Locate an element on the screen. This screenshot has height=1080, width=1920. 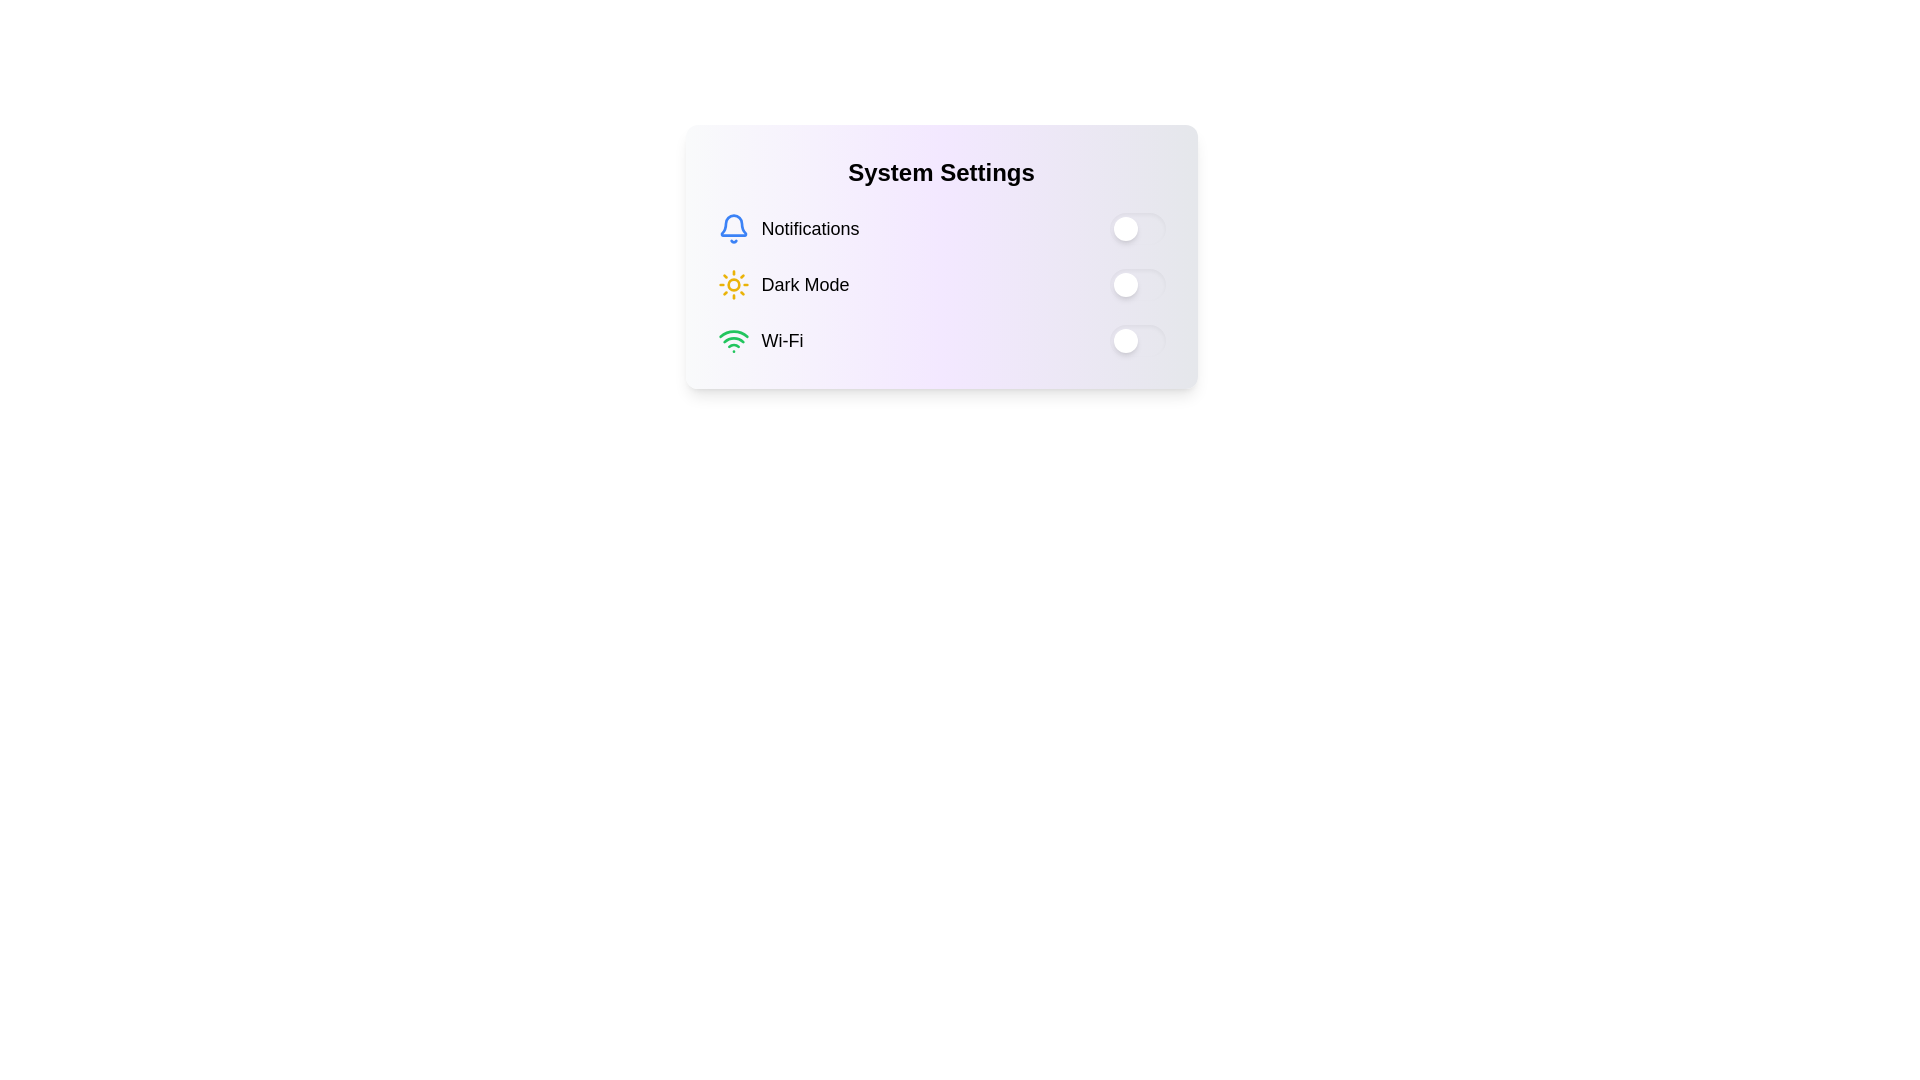
the 'Dark Mode' label which features a yellow sun icon and black text, positioned as the second item in the vertical list of settings options within the 'System Settings' panel is located at coordinates (782, 285).